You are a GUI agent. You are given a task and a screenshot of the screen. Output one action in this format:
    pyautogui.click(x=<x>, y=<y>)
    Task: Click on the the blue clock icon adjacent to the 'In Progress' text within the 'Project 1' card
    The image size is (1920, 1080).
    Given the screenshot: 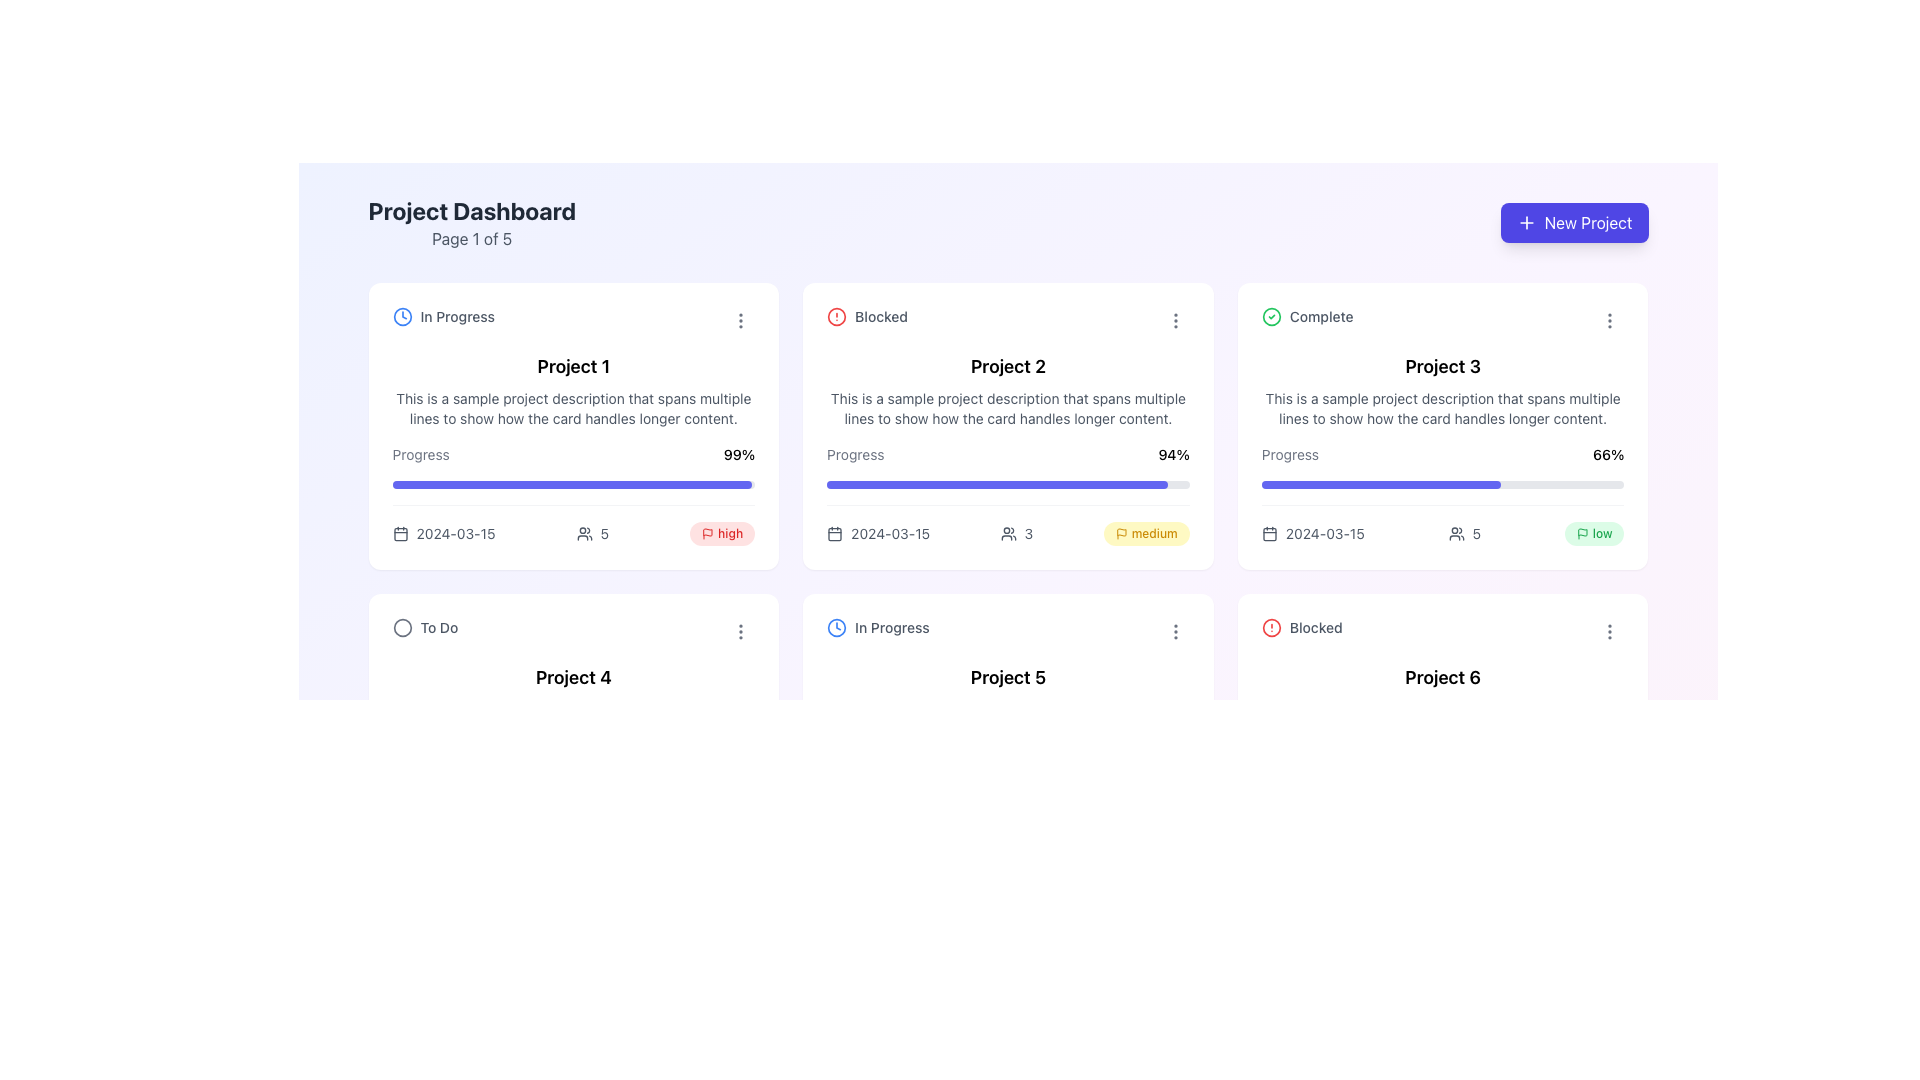 What is the action you would take?
    pyautogui.click(x=401, y=315)
    